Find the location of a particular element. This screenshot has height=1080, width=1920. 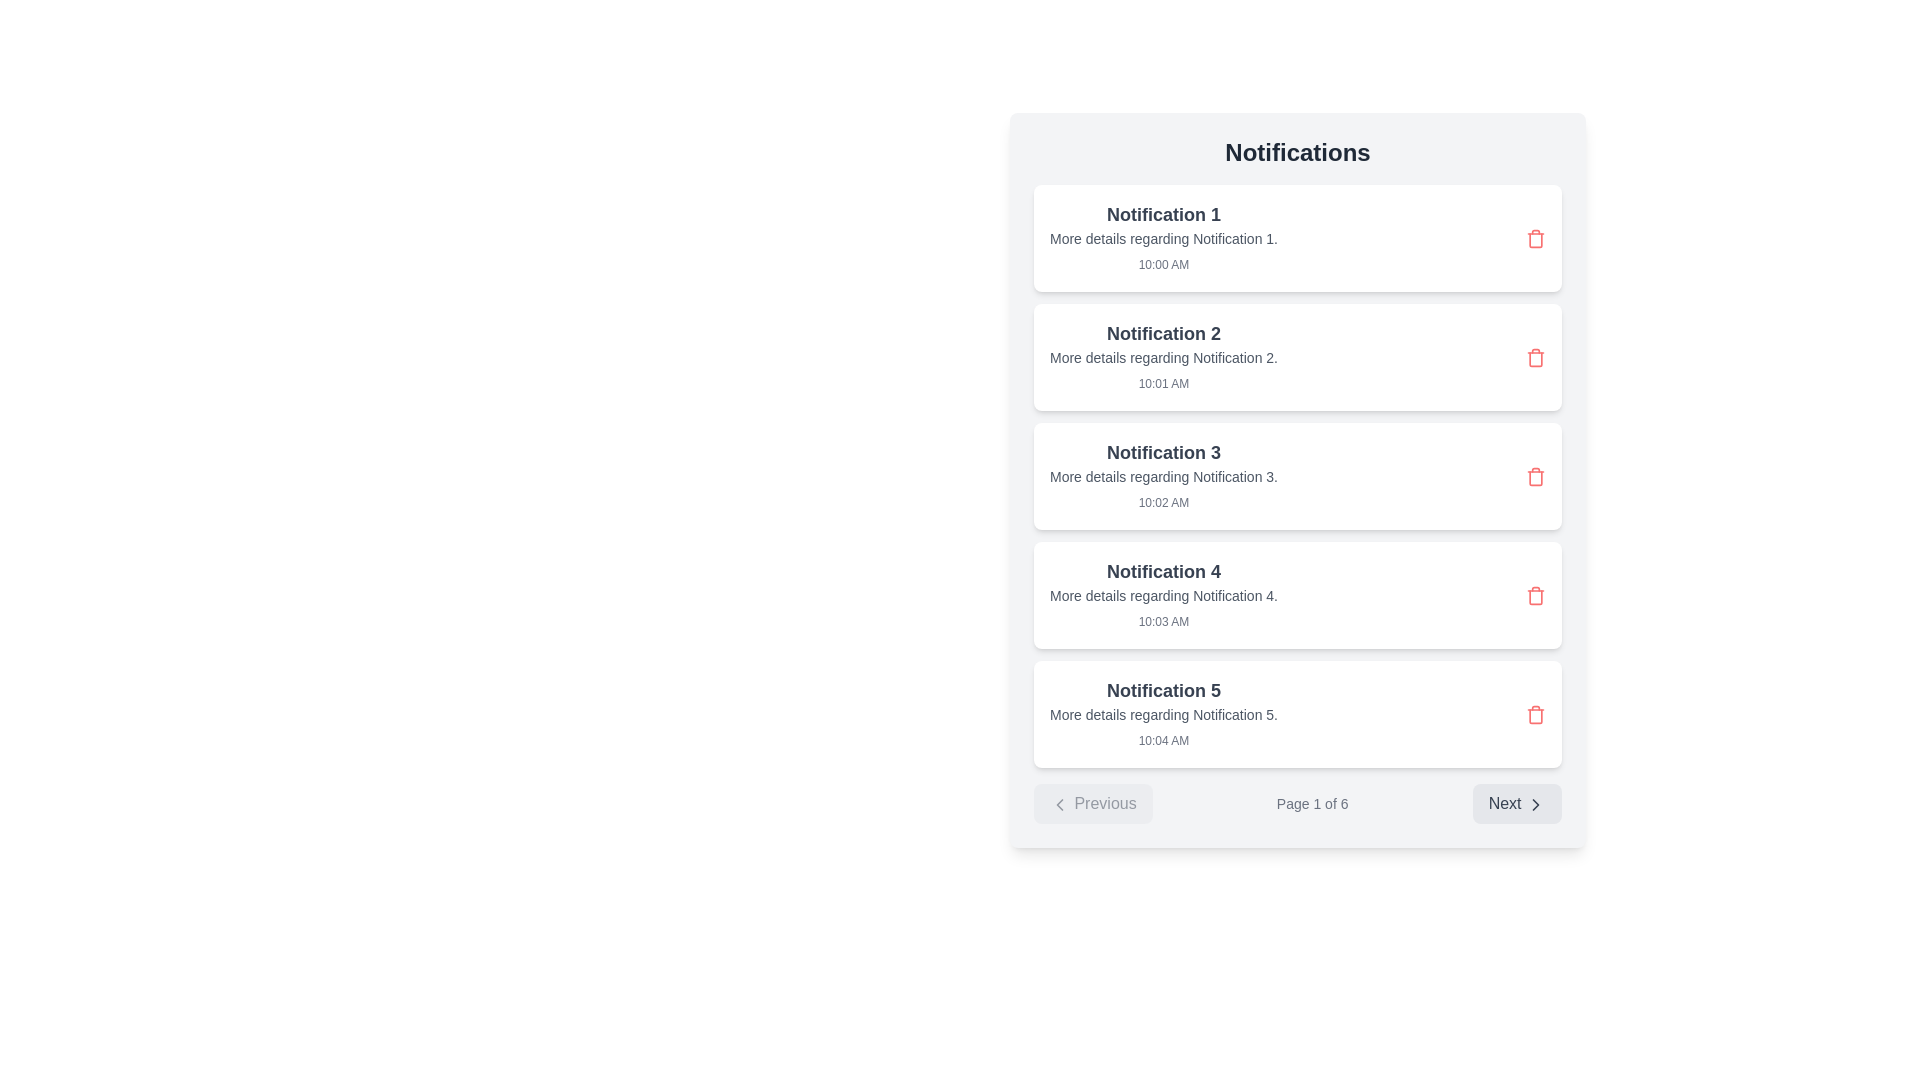

the delete button located to the far right of the notification titled 'Notification 2', next to the timestamp '10:01 AM', which is the second delete button from the top is located at coordinates (1535, 356).